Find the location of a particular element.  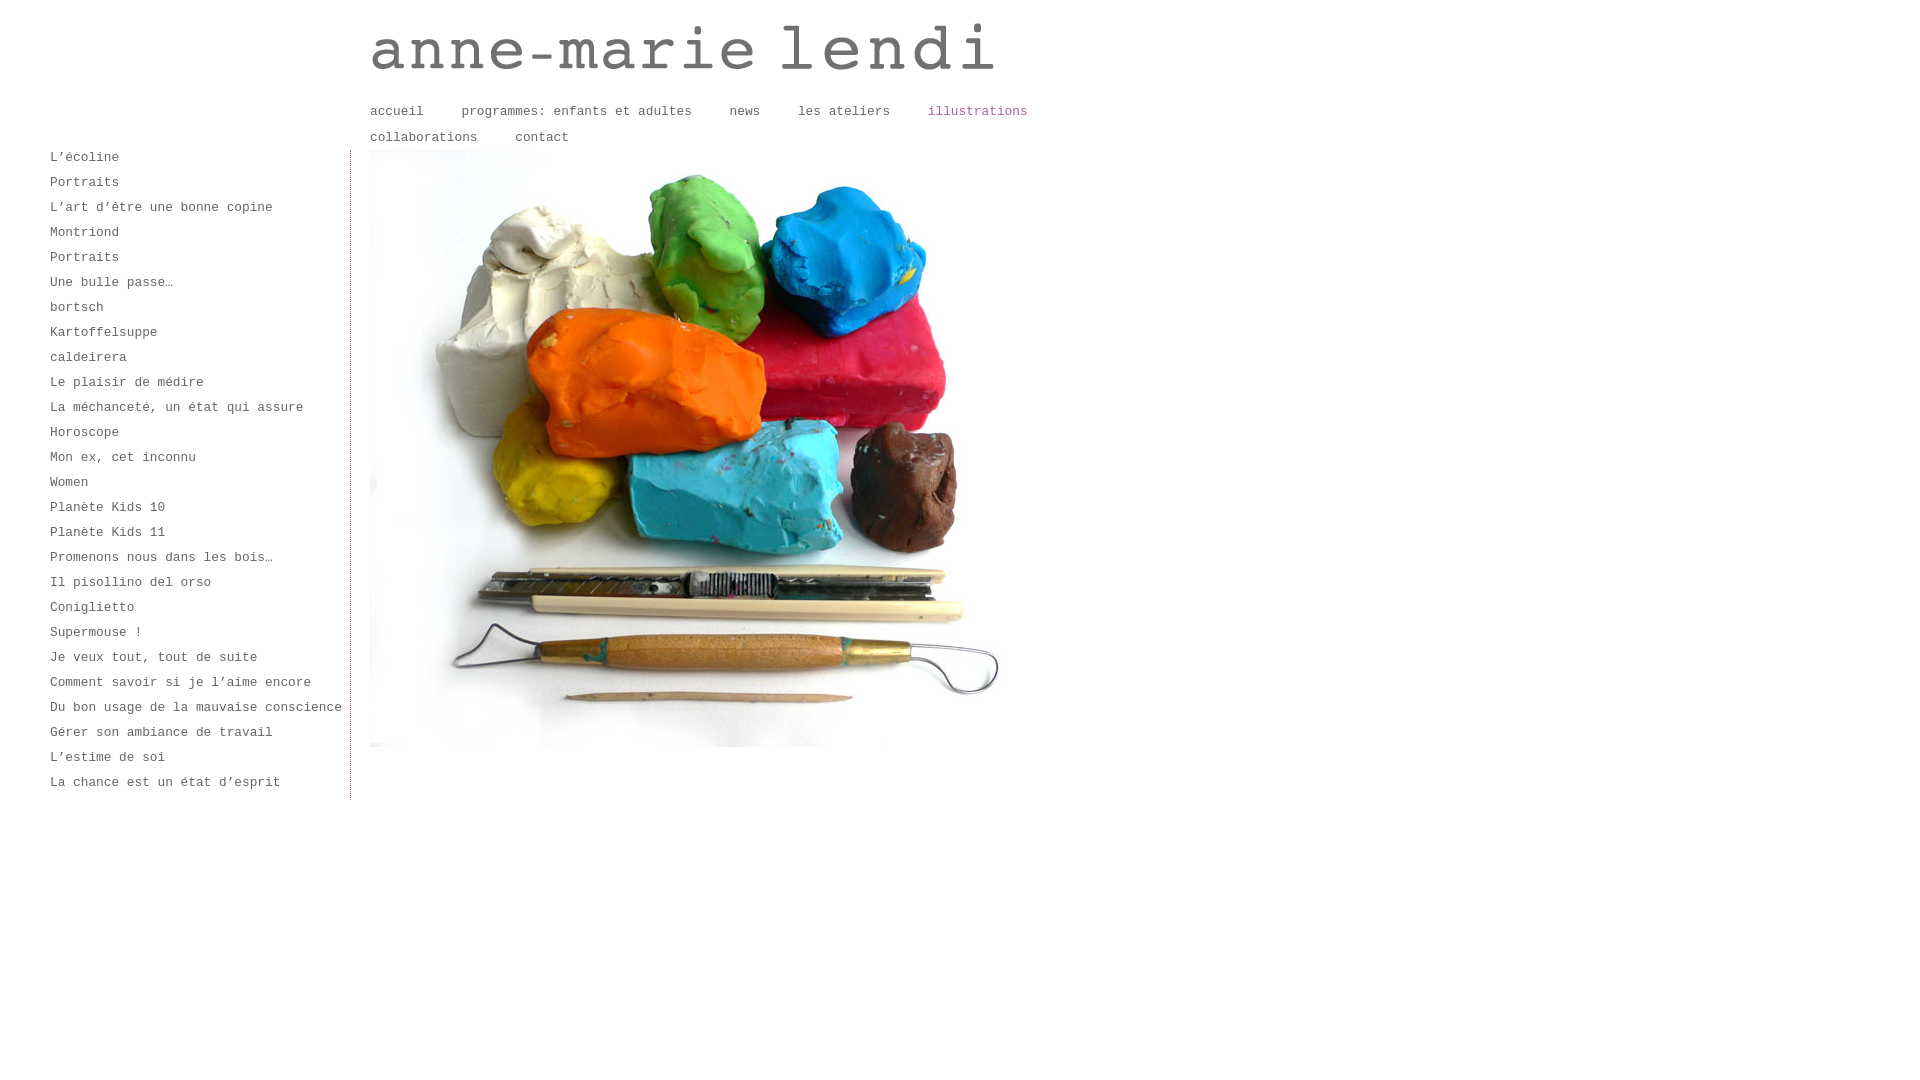

'collaborations' is located at coordinates (422, 136).